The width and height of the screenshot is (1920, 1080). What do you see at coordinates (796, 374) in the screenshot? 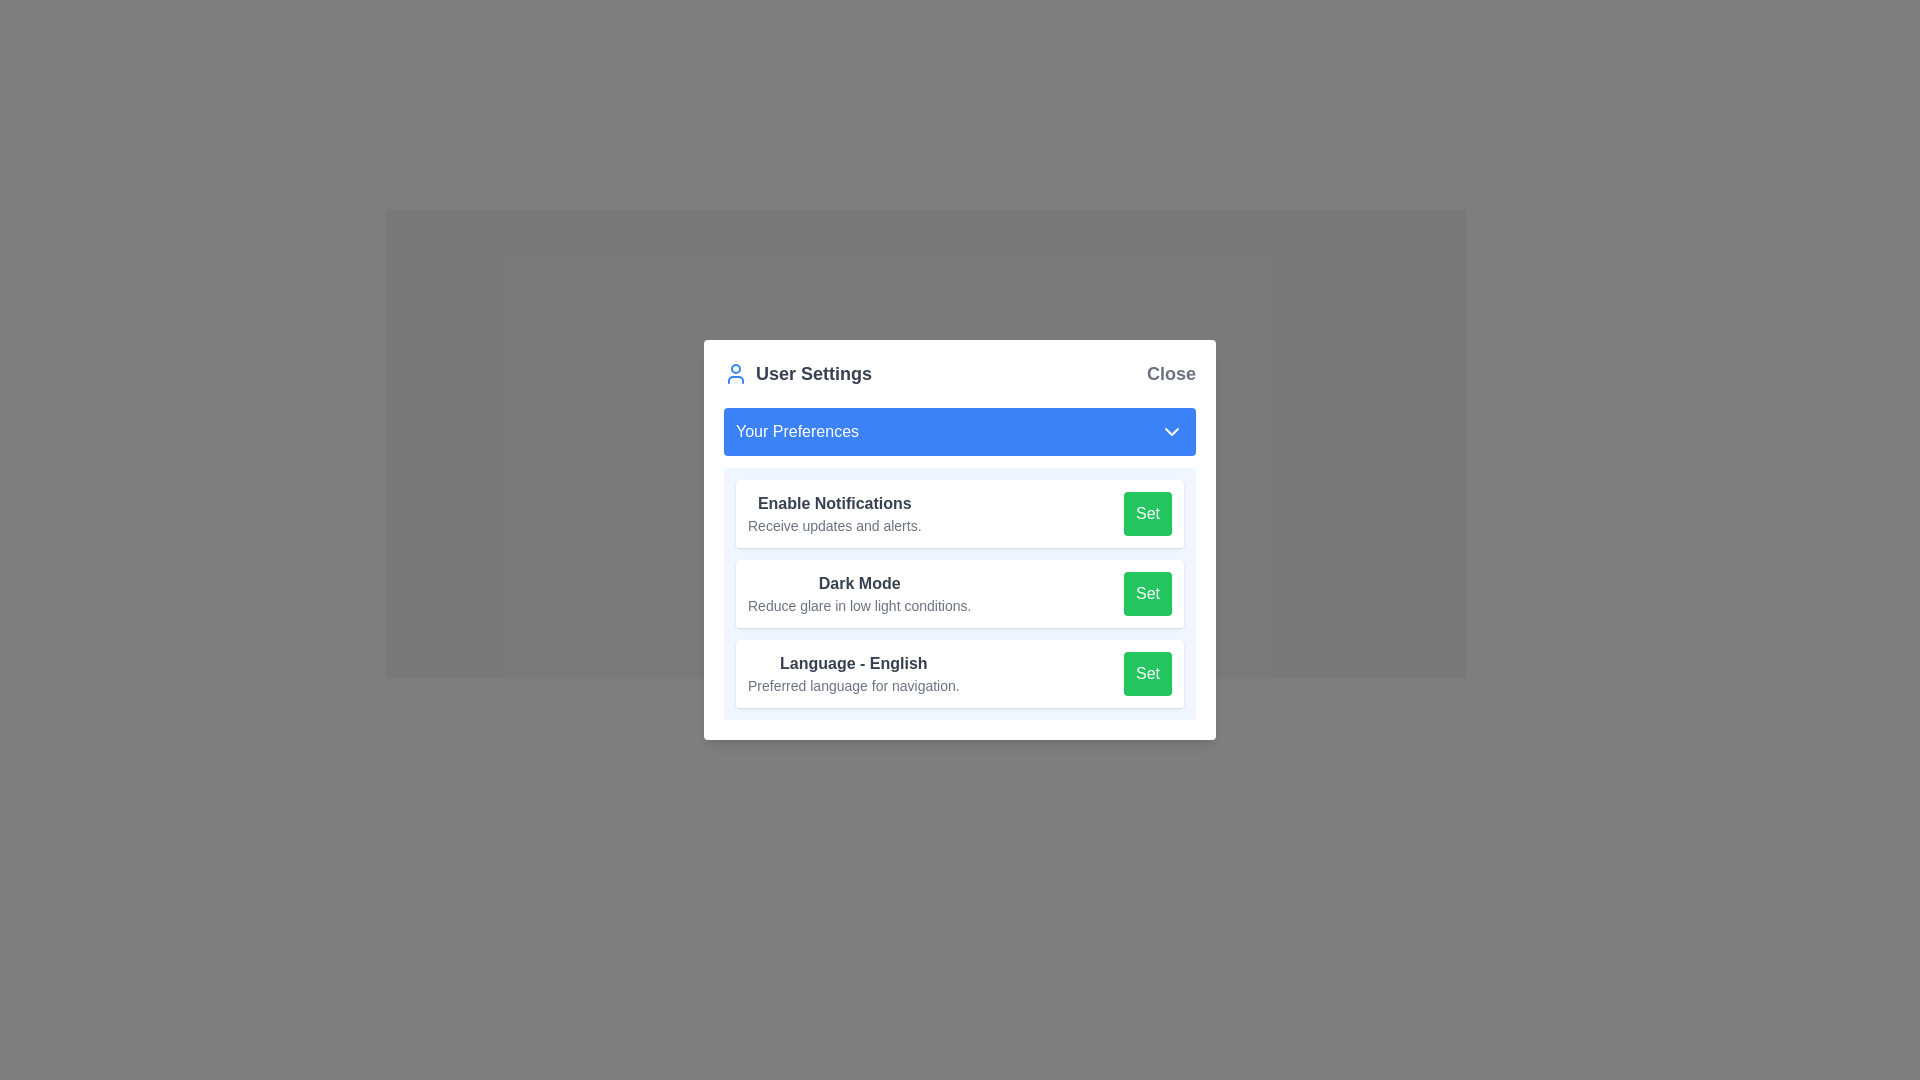
I see `the 'User Settings' text label with the accompanying blue user profile icon, which is styled in bold gray font and is located near the top-left corner of the modal` at bounding box center [796, 374].